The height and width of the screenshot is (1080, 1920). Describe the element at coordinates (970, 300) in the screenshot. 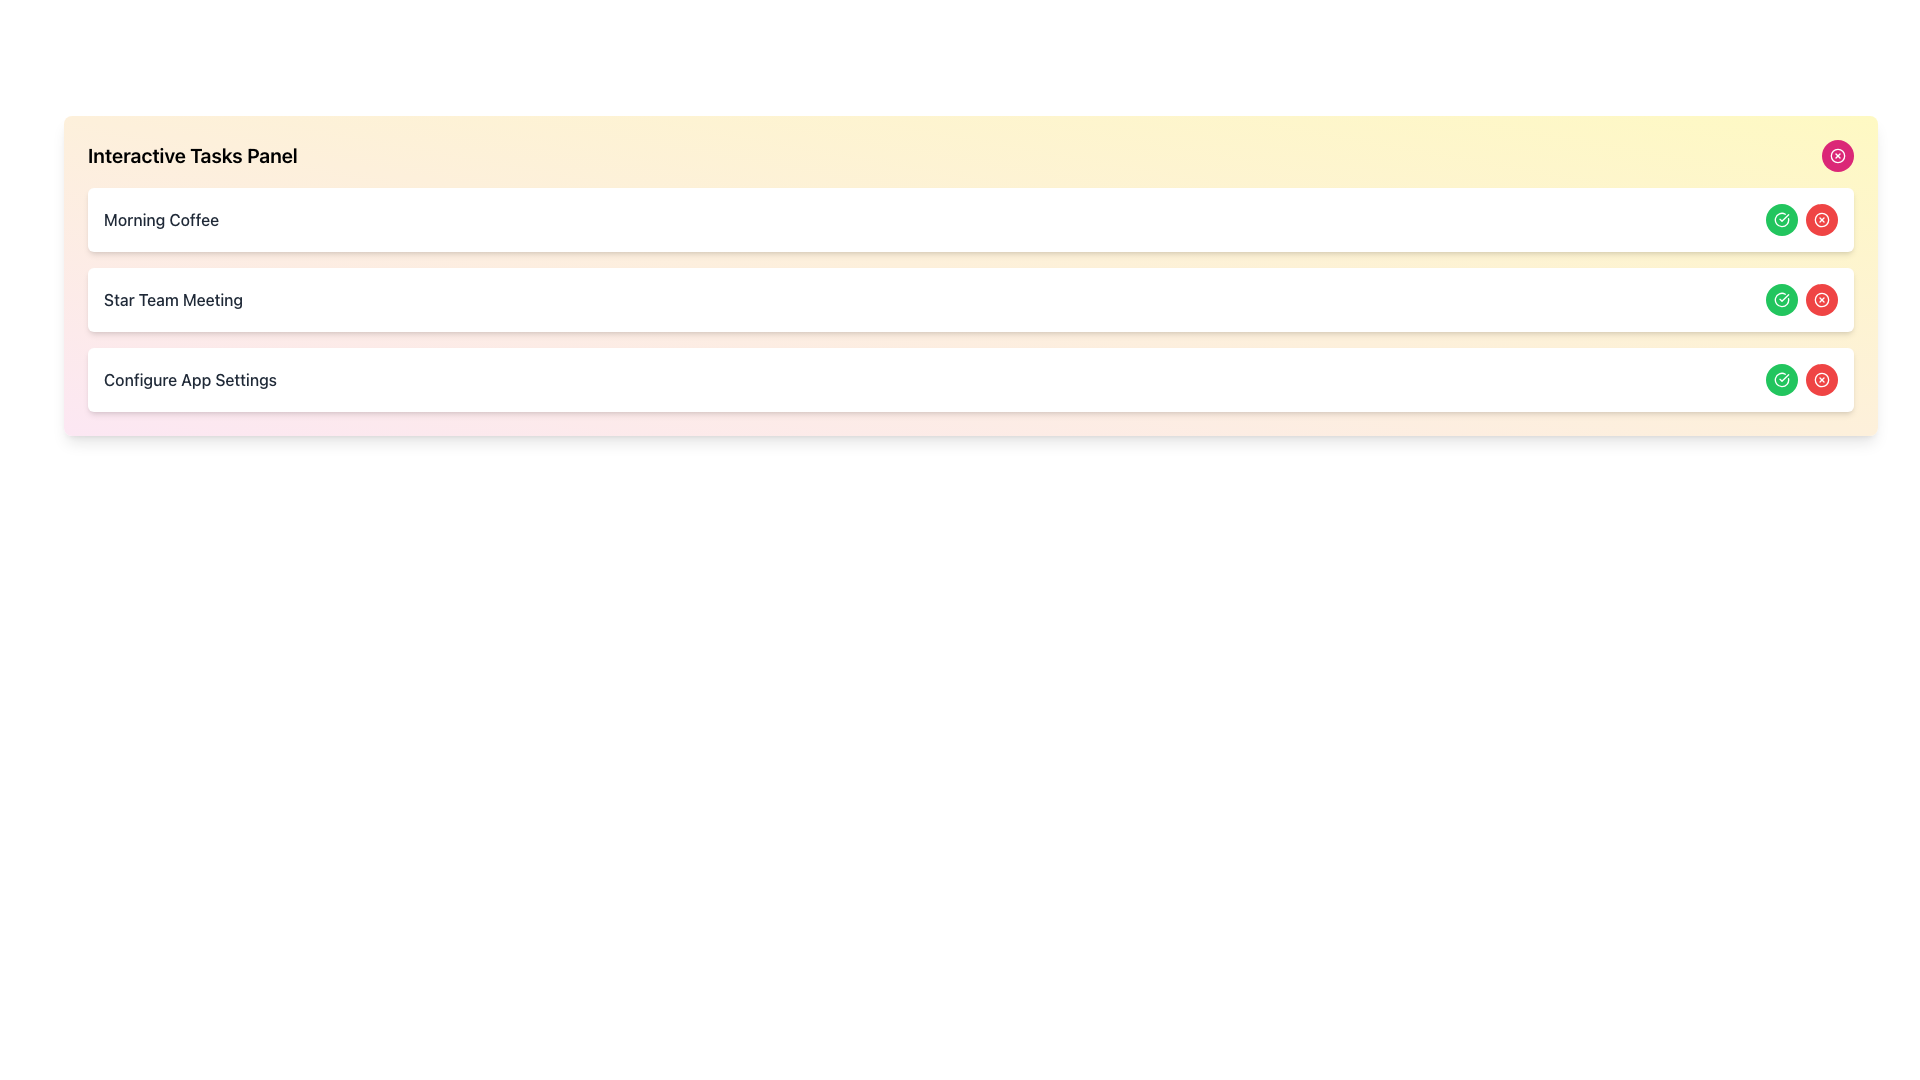

I see `the 'Star Team Meeting' interactive list entry to edit the task title` at that location.